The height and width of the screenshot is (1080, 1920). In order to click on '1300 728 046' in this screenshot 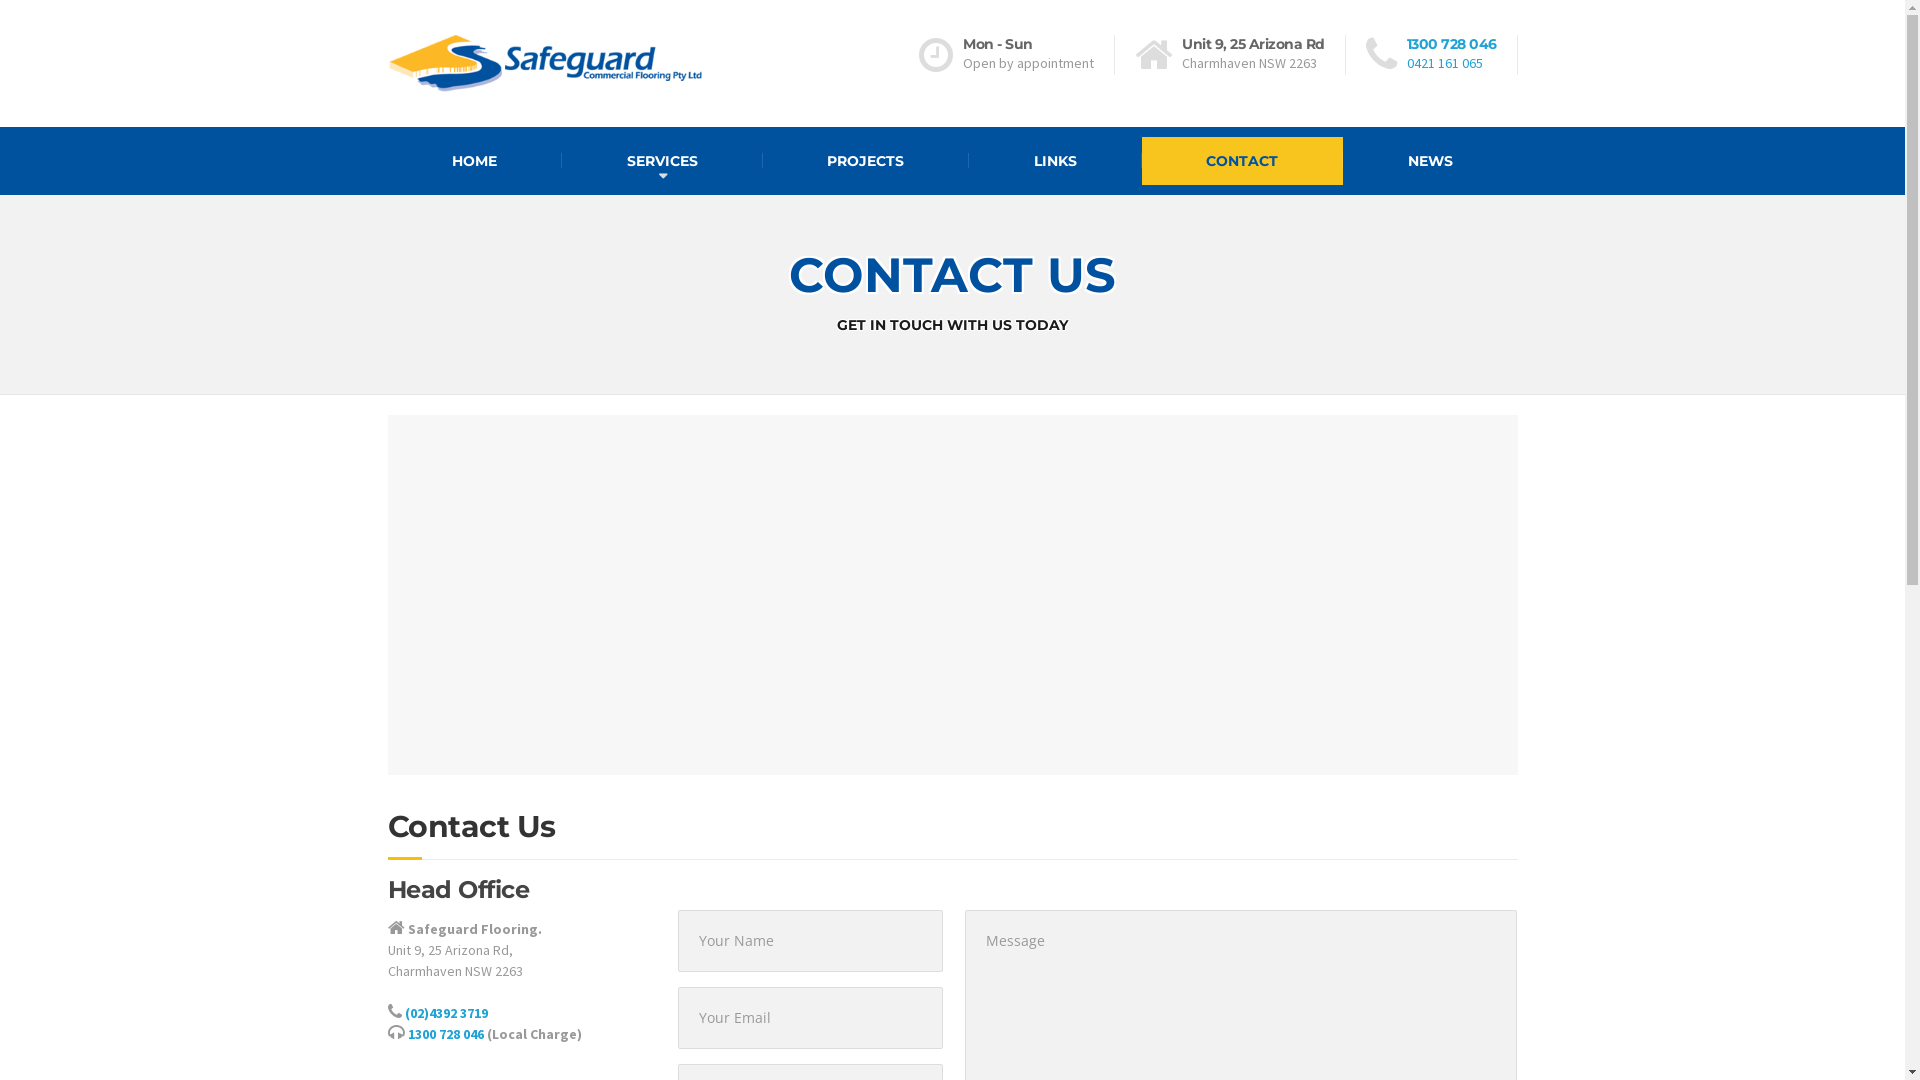, I will do `click(1405, 43)`.